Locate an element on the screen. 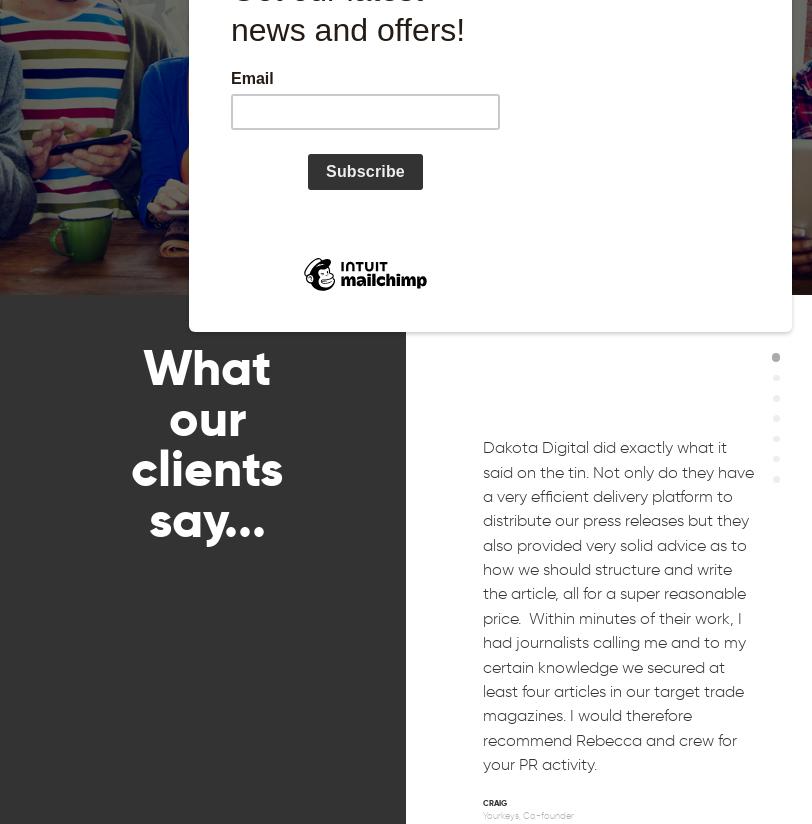  'Yourkeys, Co-founder' is located at coordinates (482, 814).